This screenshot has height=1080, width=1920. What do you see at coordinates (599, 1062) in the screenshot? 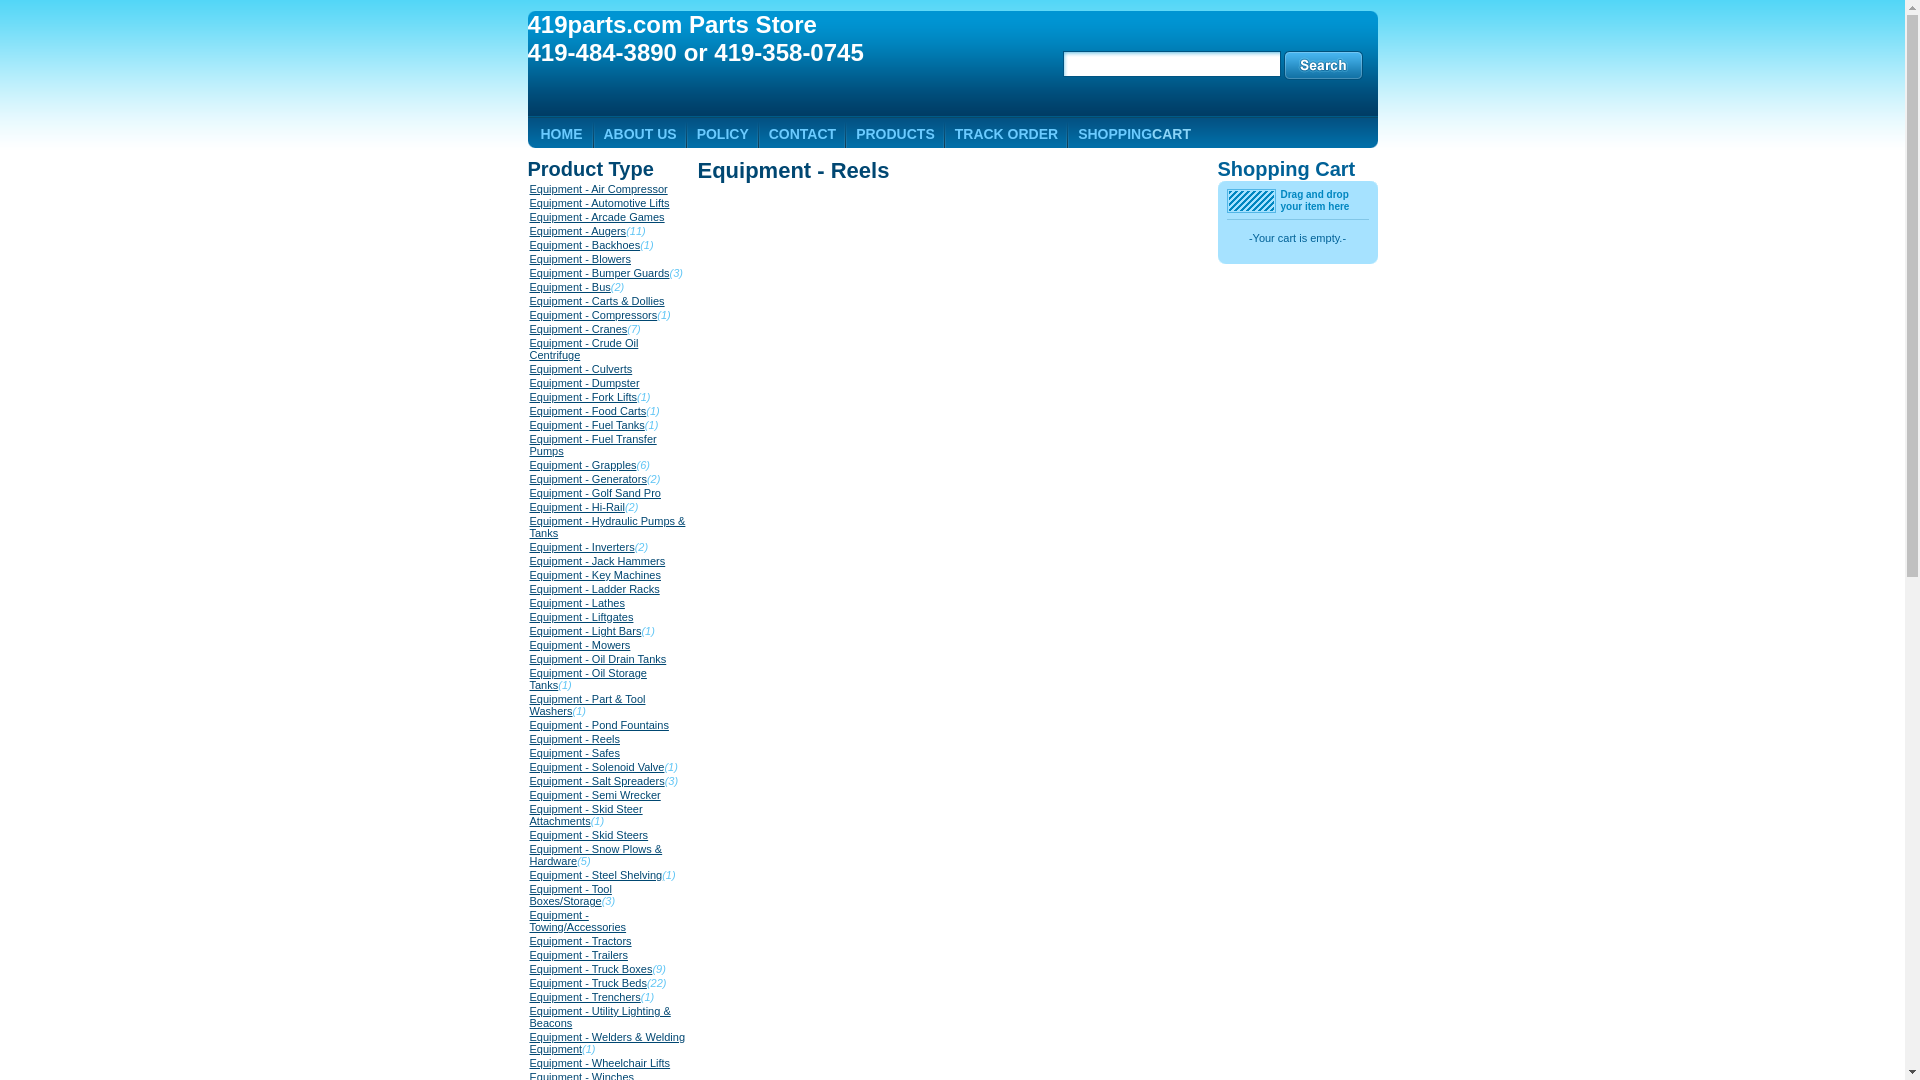
I see `'Equipment - Wheelchair Lifts'` at bounding box center [599, 1062].